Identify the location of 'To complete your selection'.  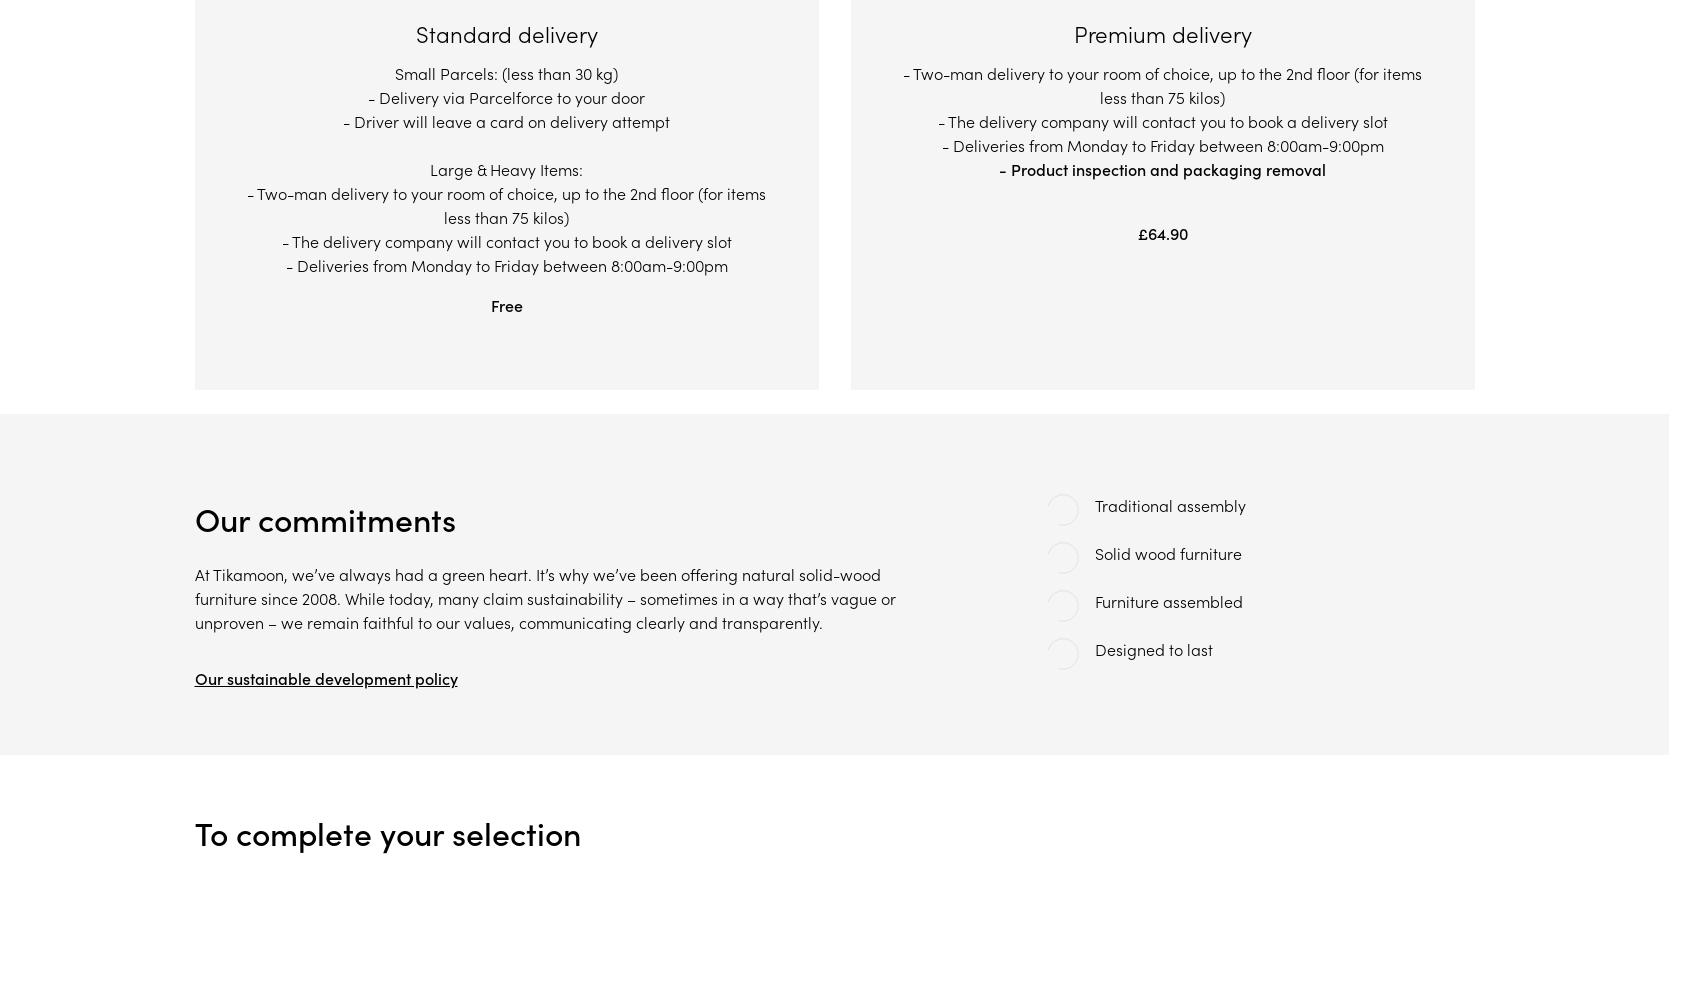
(192, 834).